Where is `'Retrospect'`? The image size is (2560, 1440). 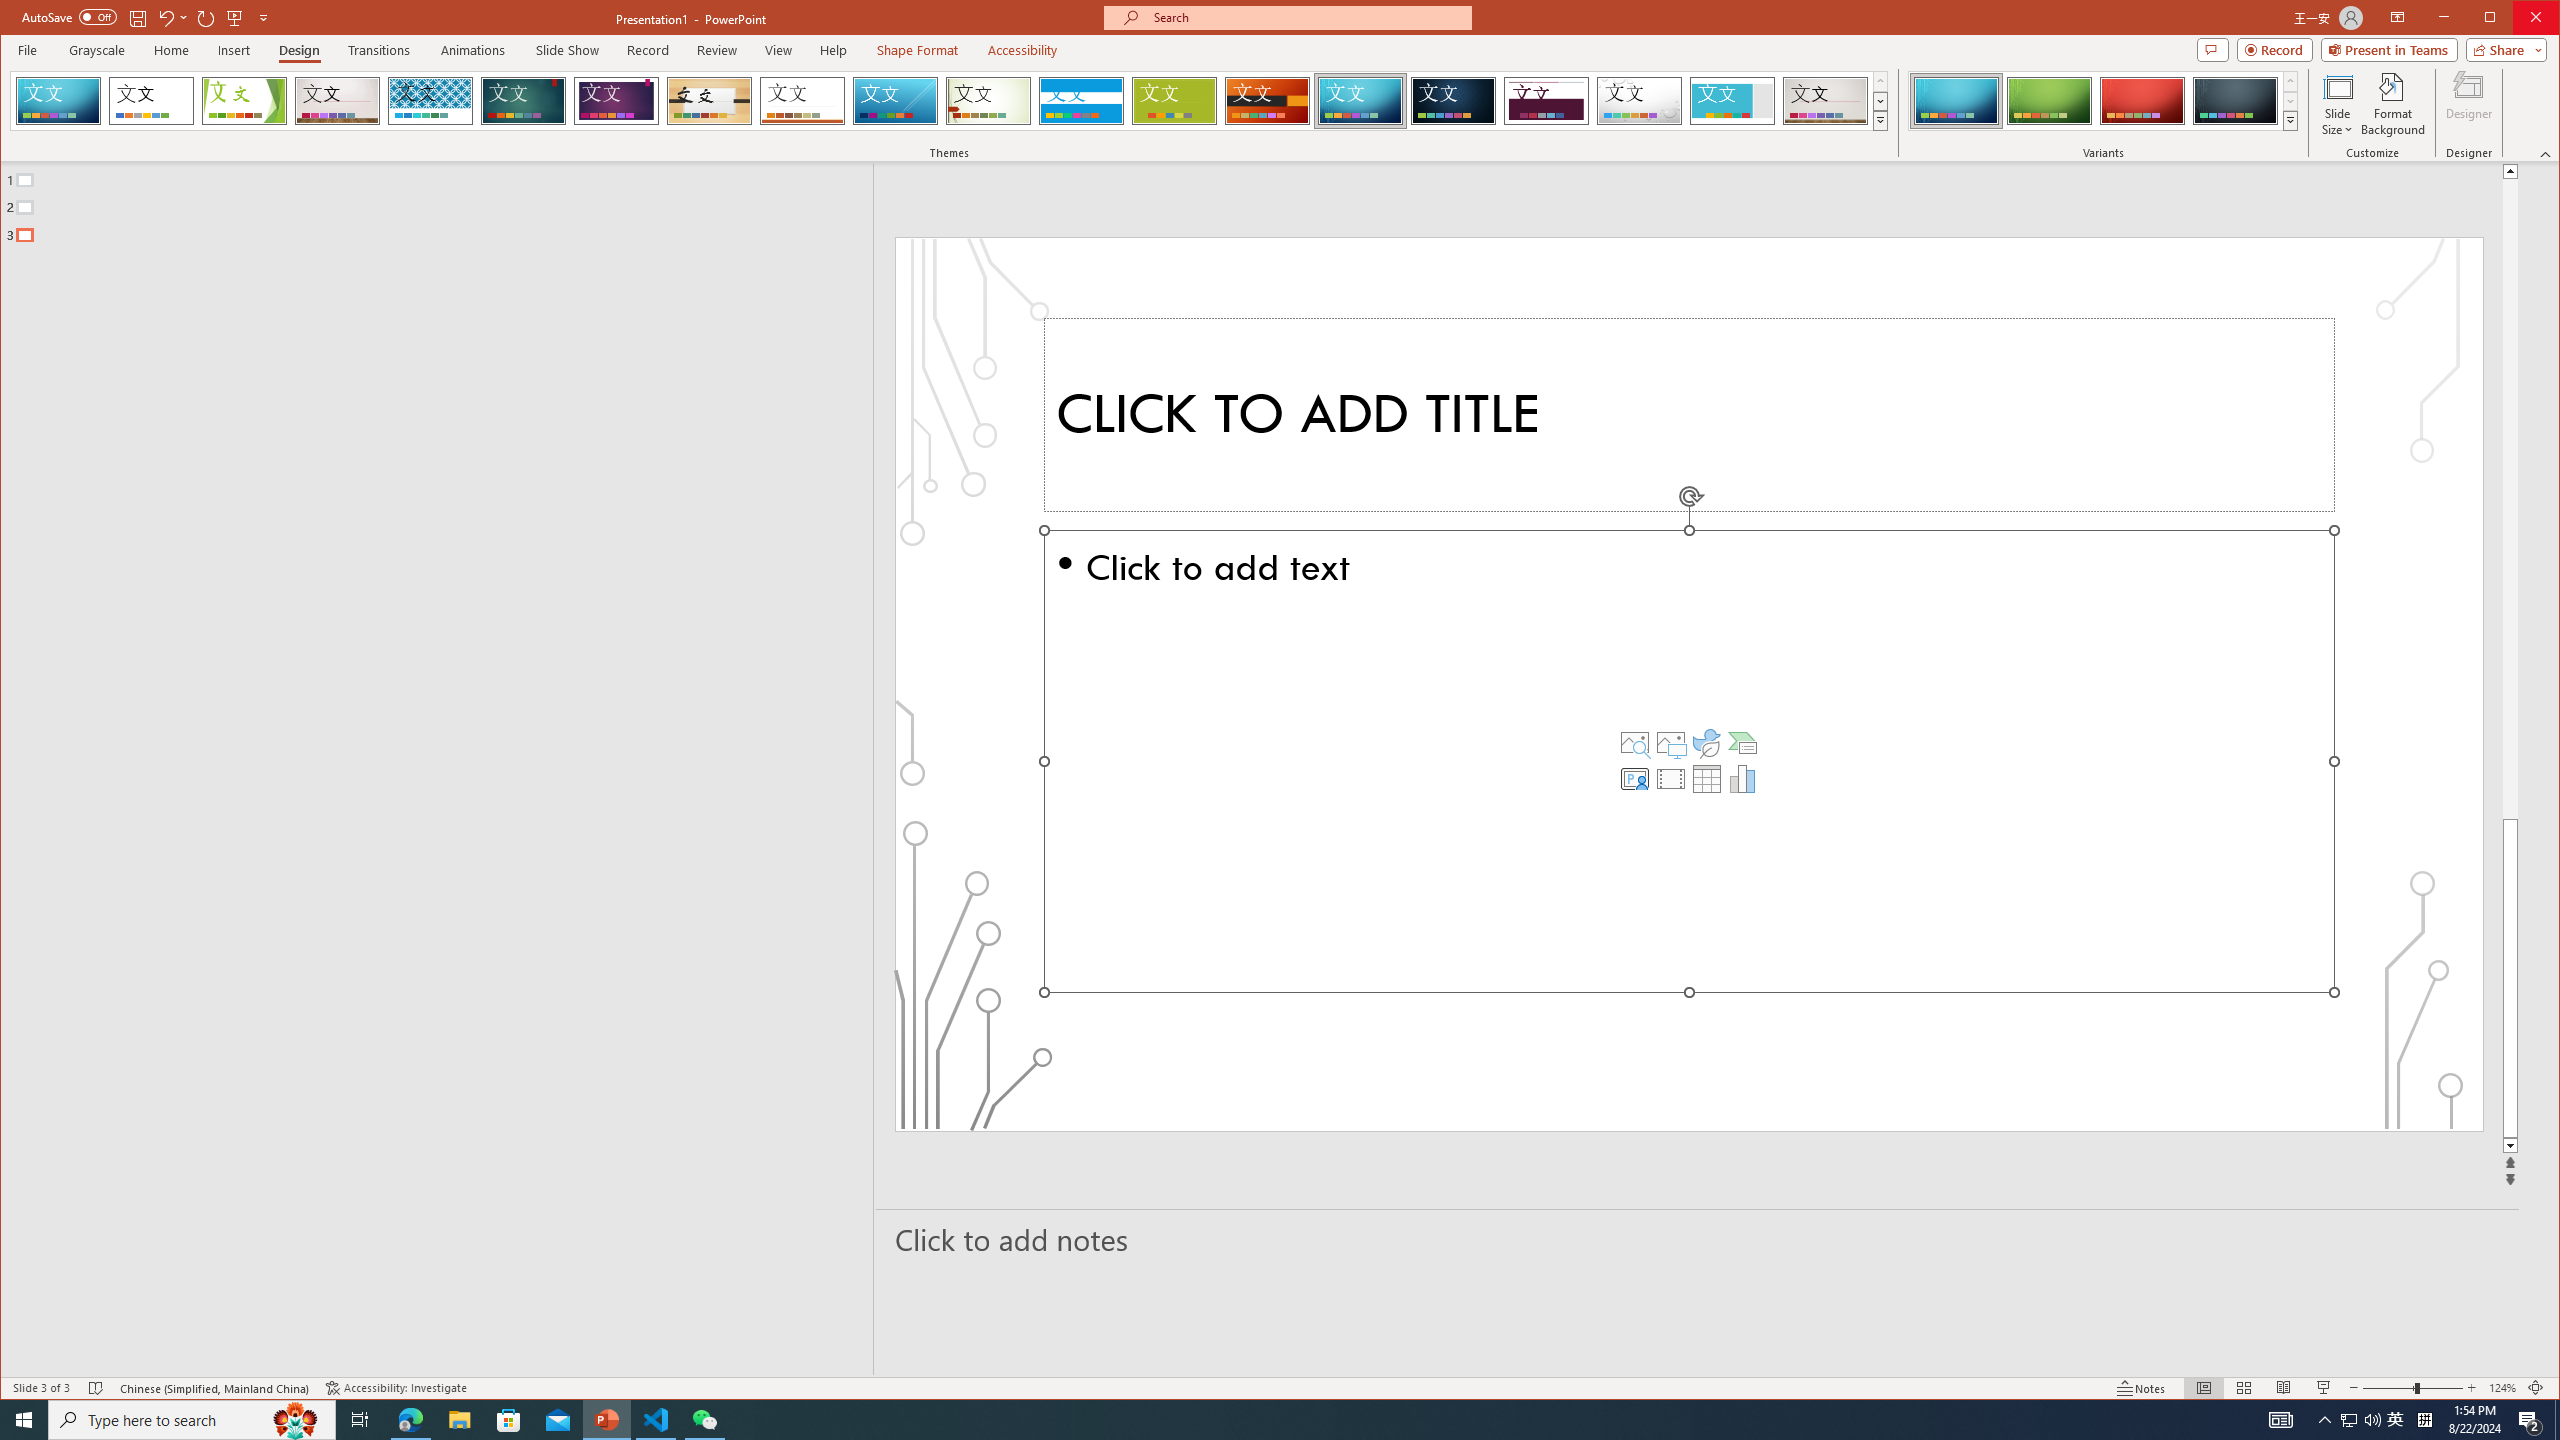
'Retrospect' is located at coordinates (802, 100).